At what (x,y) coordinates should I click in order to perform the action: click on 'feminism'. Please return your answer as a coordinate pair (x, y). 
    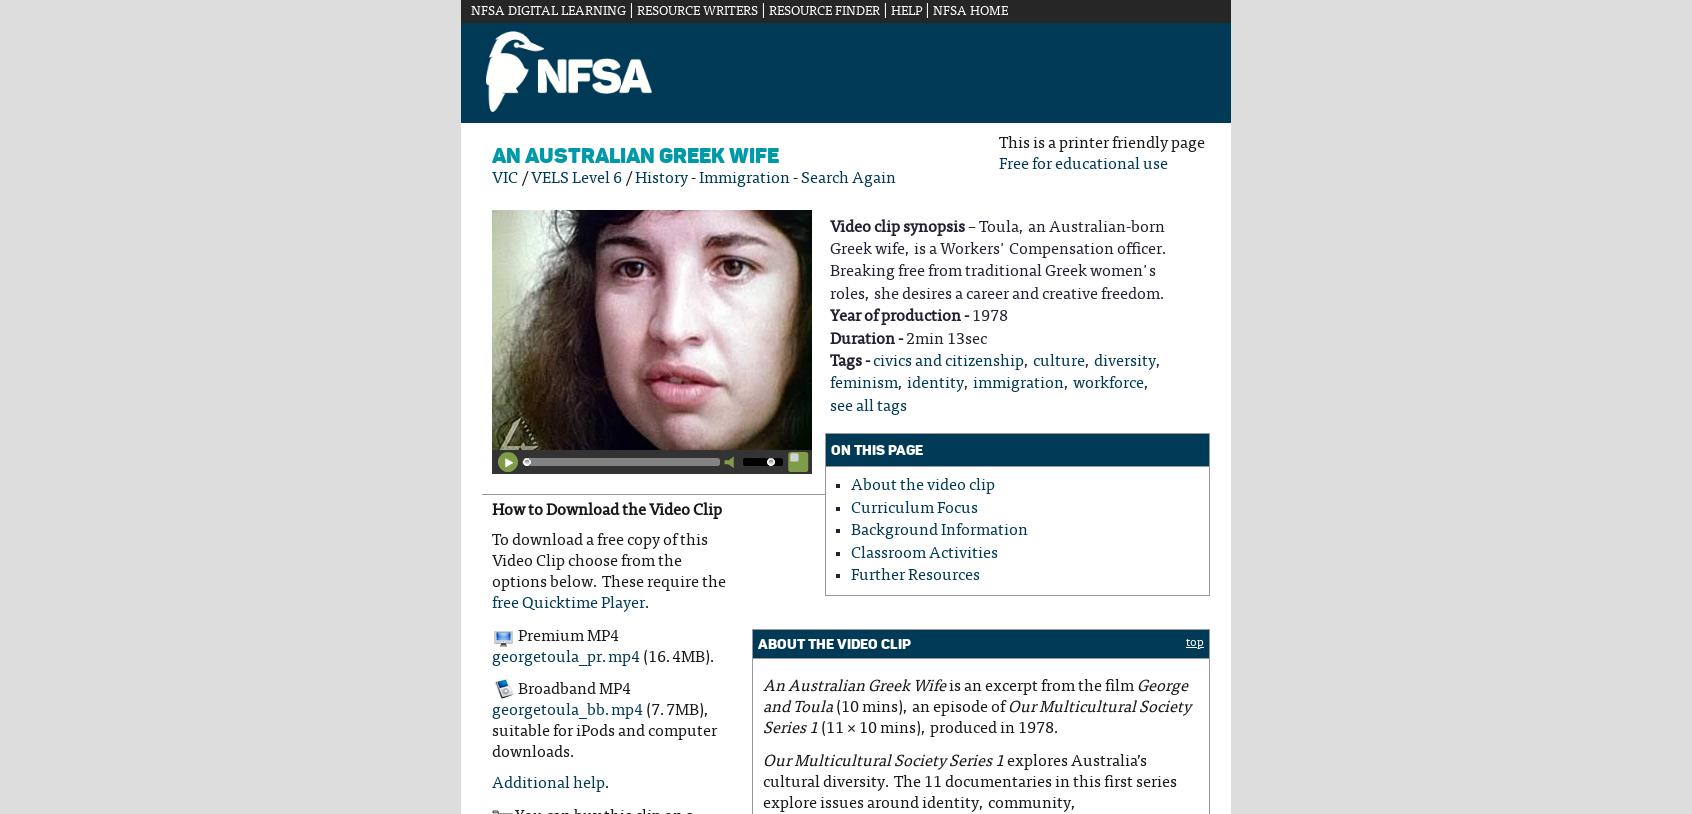
    Looking at the image, I should click on (862, 383).